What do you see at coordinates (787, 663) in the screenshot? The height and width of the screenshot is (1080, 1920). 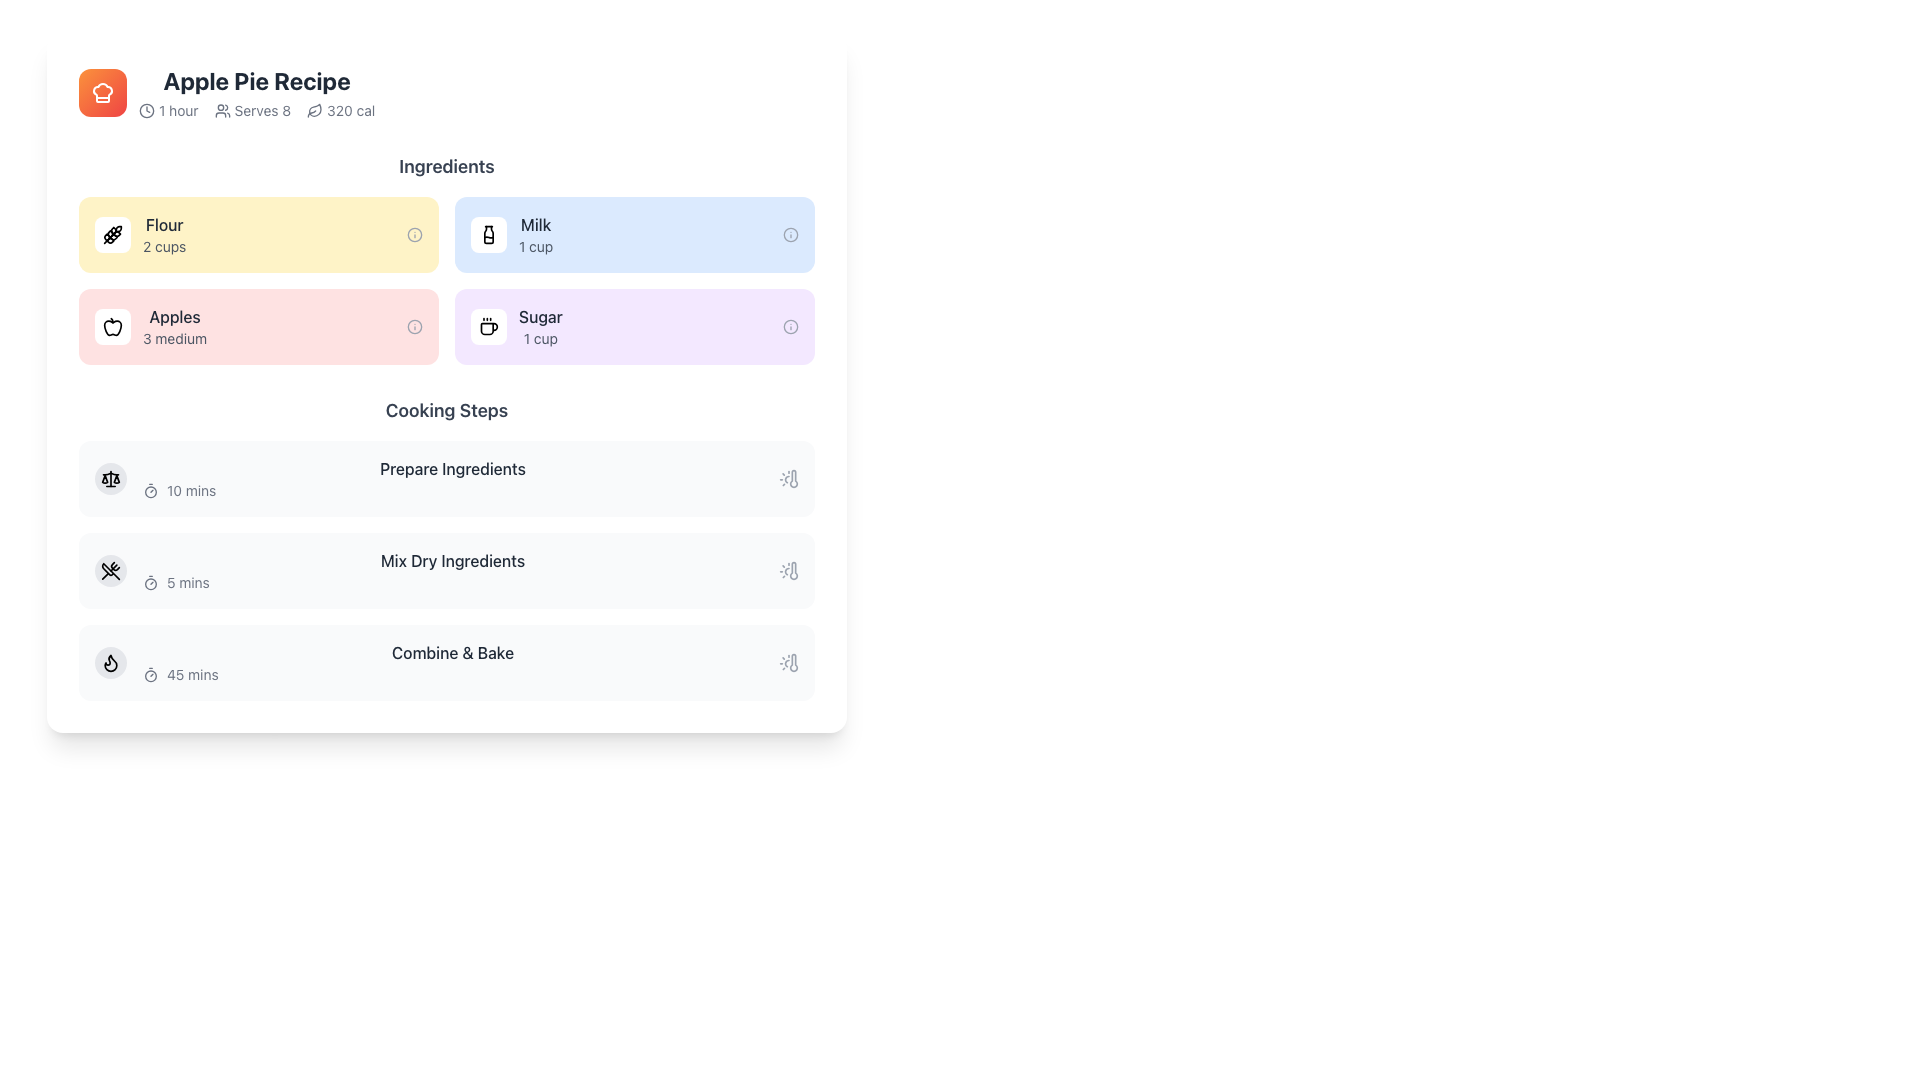 I see `the icon resembling a thermometer with sun rays, styled in minimalist line art, located on the far right side of the 'Combine & Bake' card adjacent to the '45 mins' text` at bounding box center [787, 663].